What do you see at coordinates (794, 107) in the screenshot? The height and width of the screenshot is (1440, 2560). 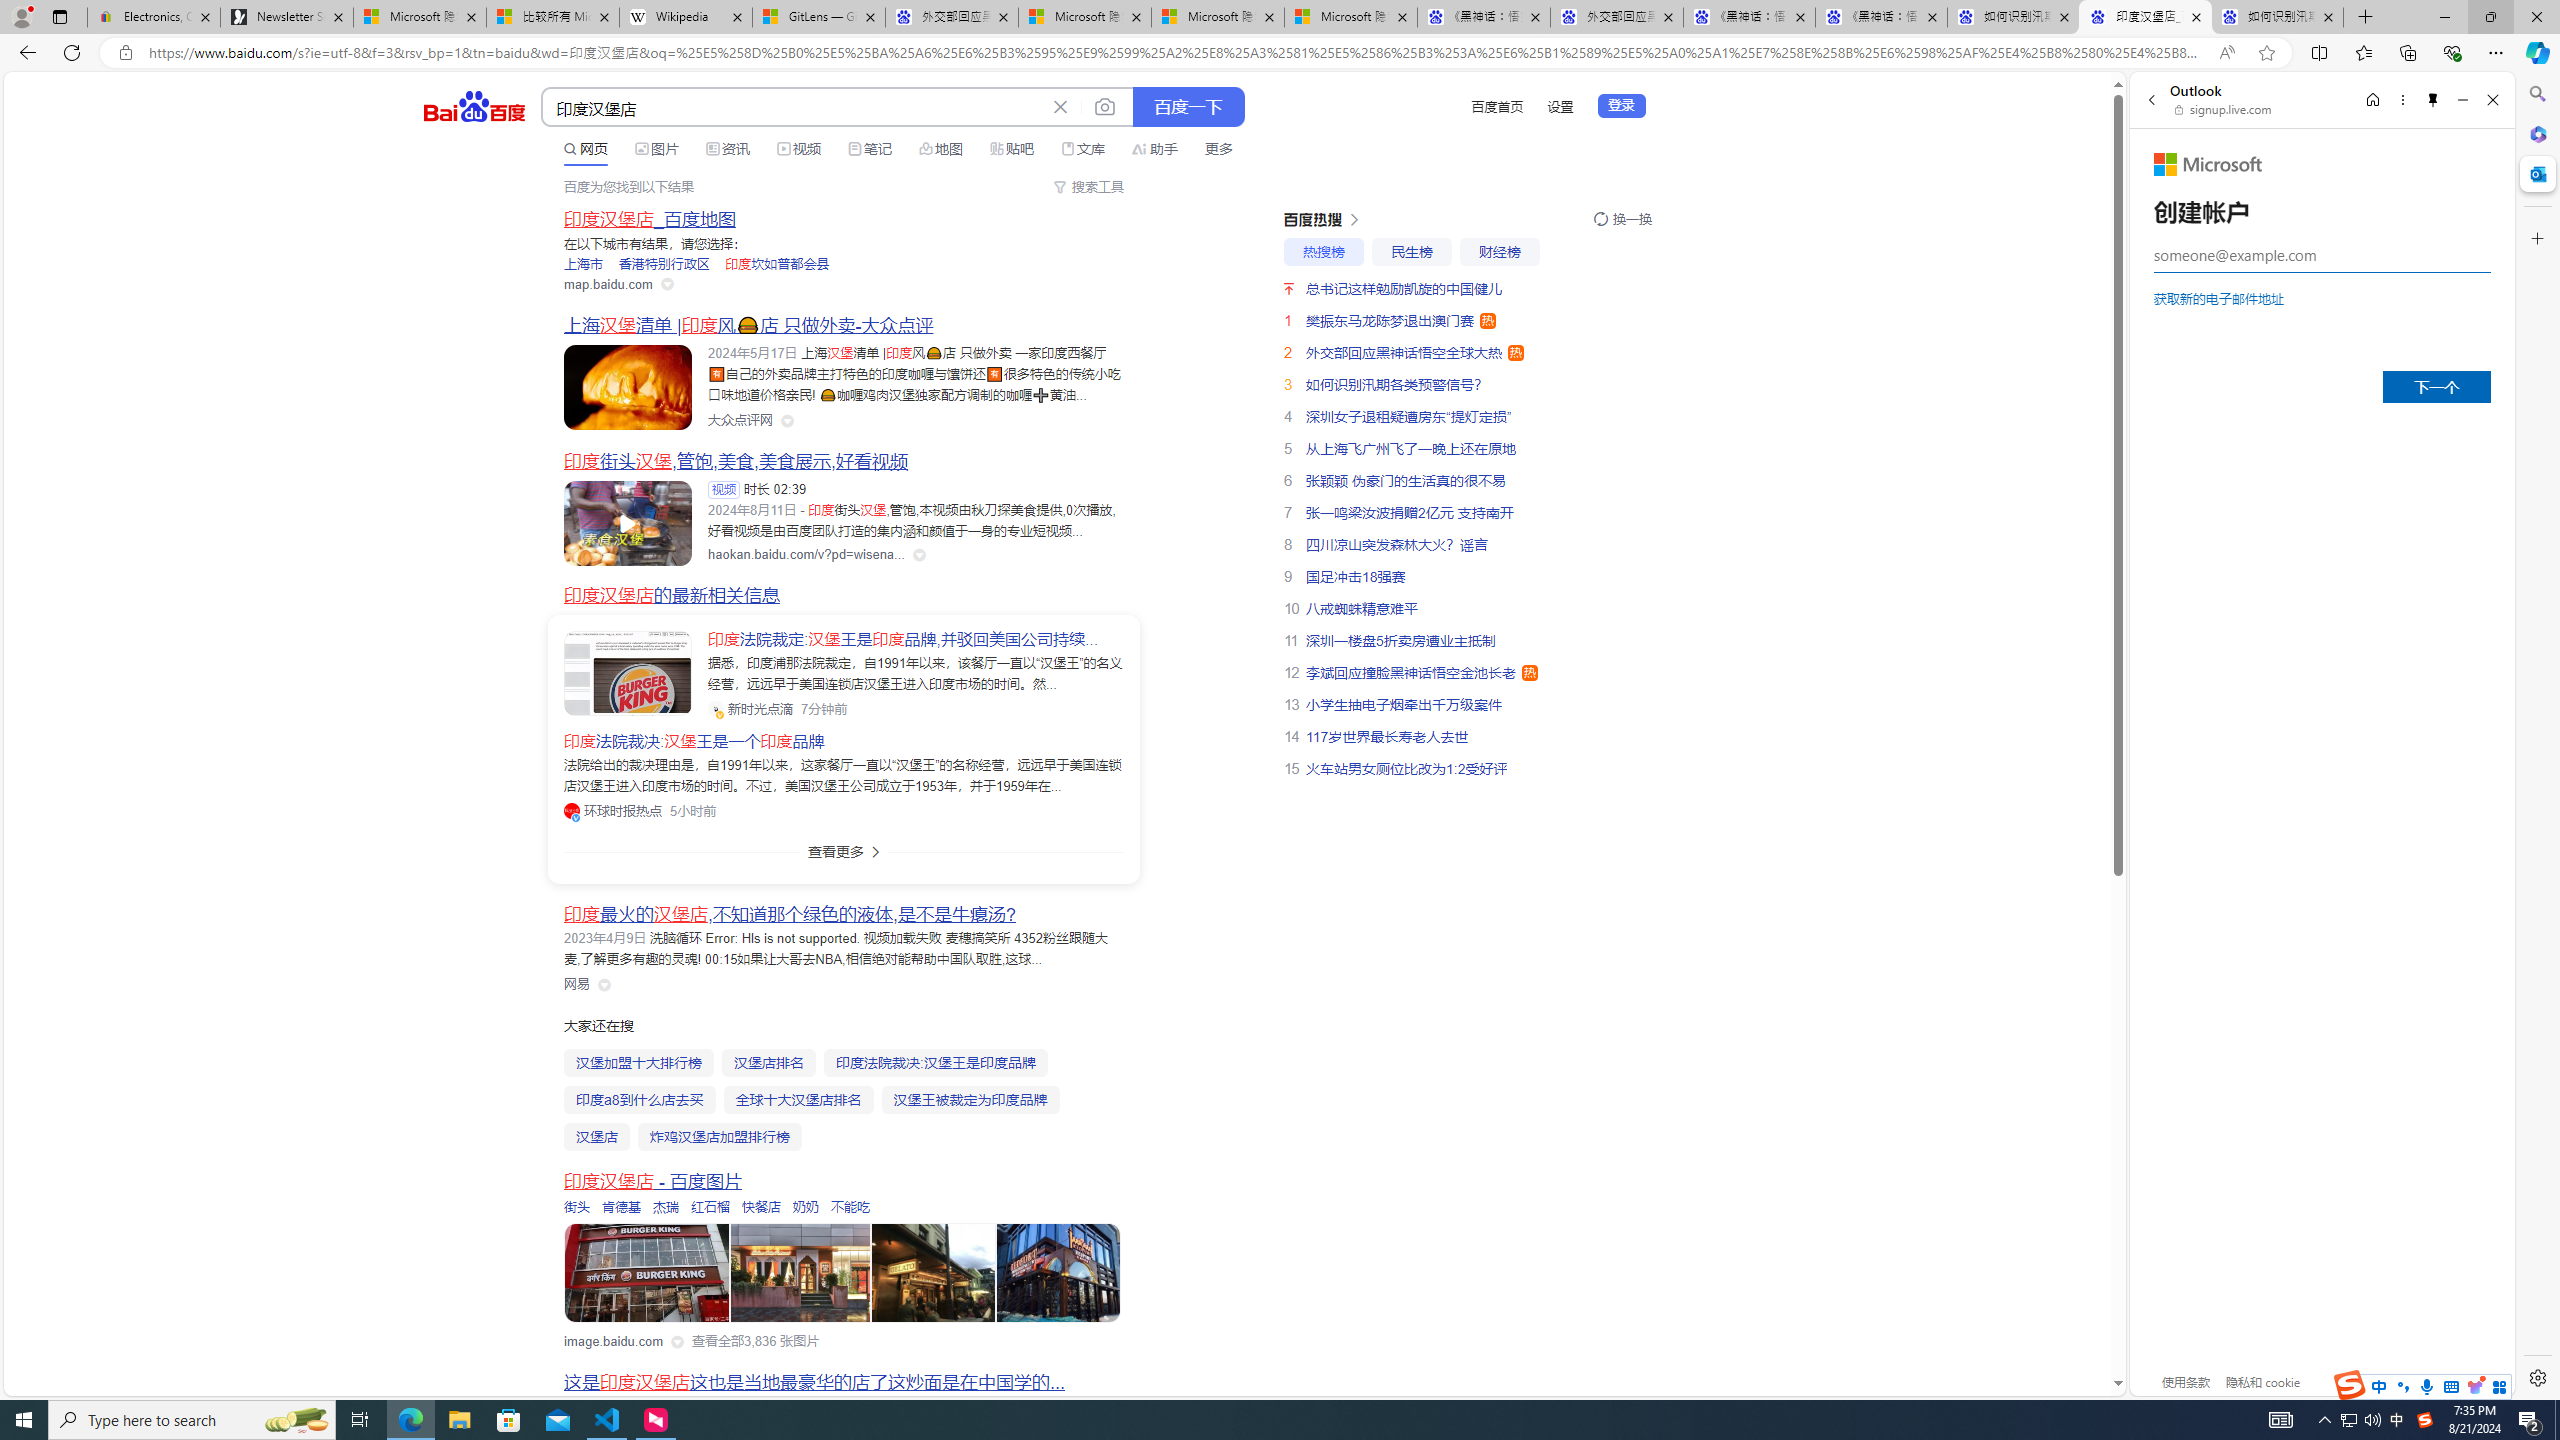 I see `'AutomationID: kw'` at bounding box center [794, 107].